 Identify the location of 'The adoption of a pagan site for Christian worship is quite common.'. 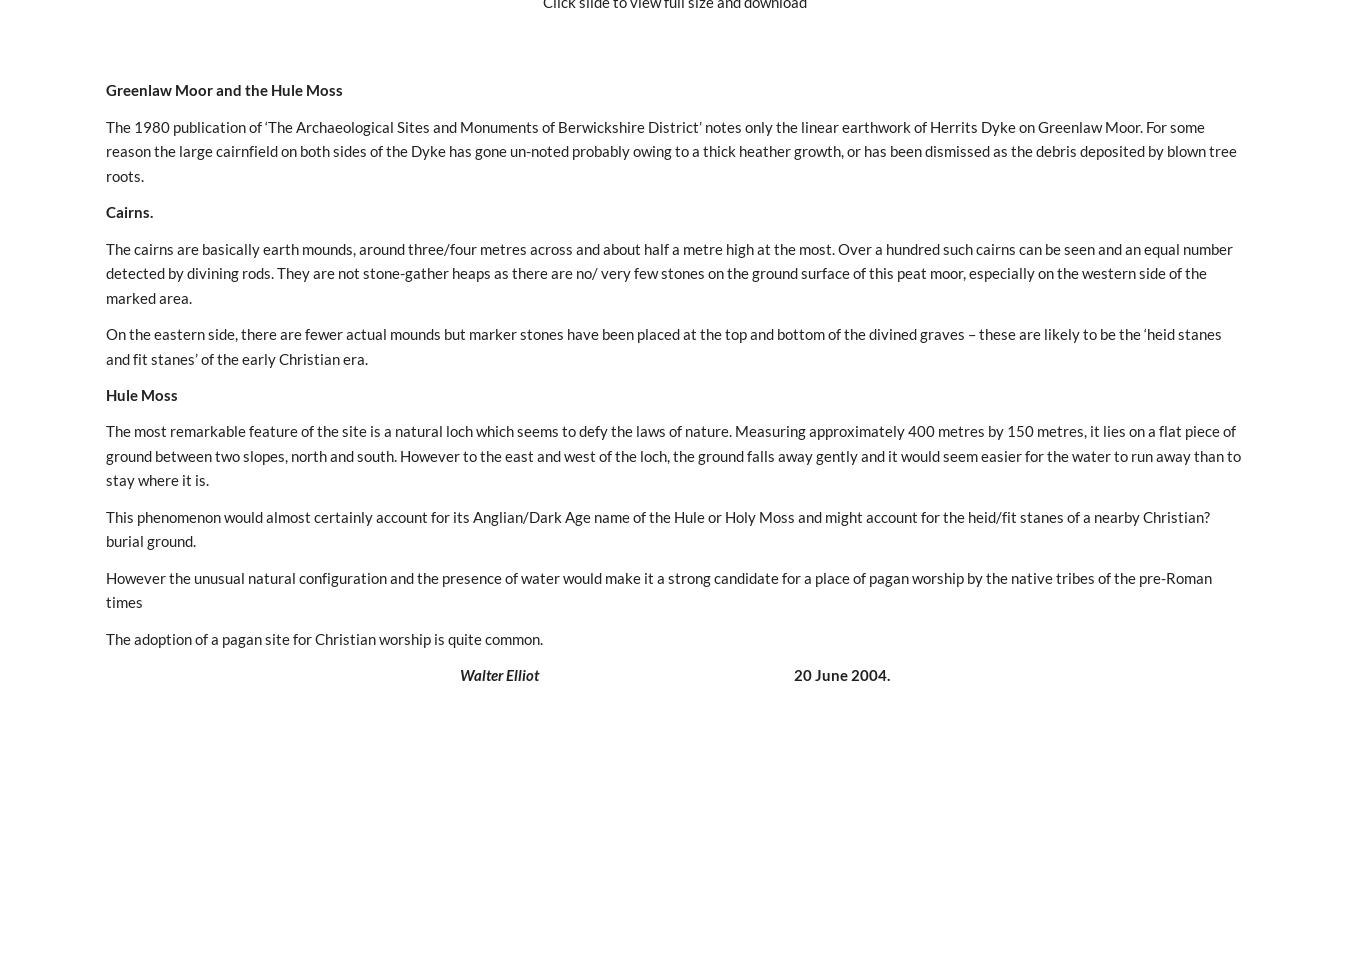
(322, 637).